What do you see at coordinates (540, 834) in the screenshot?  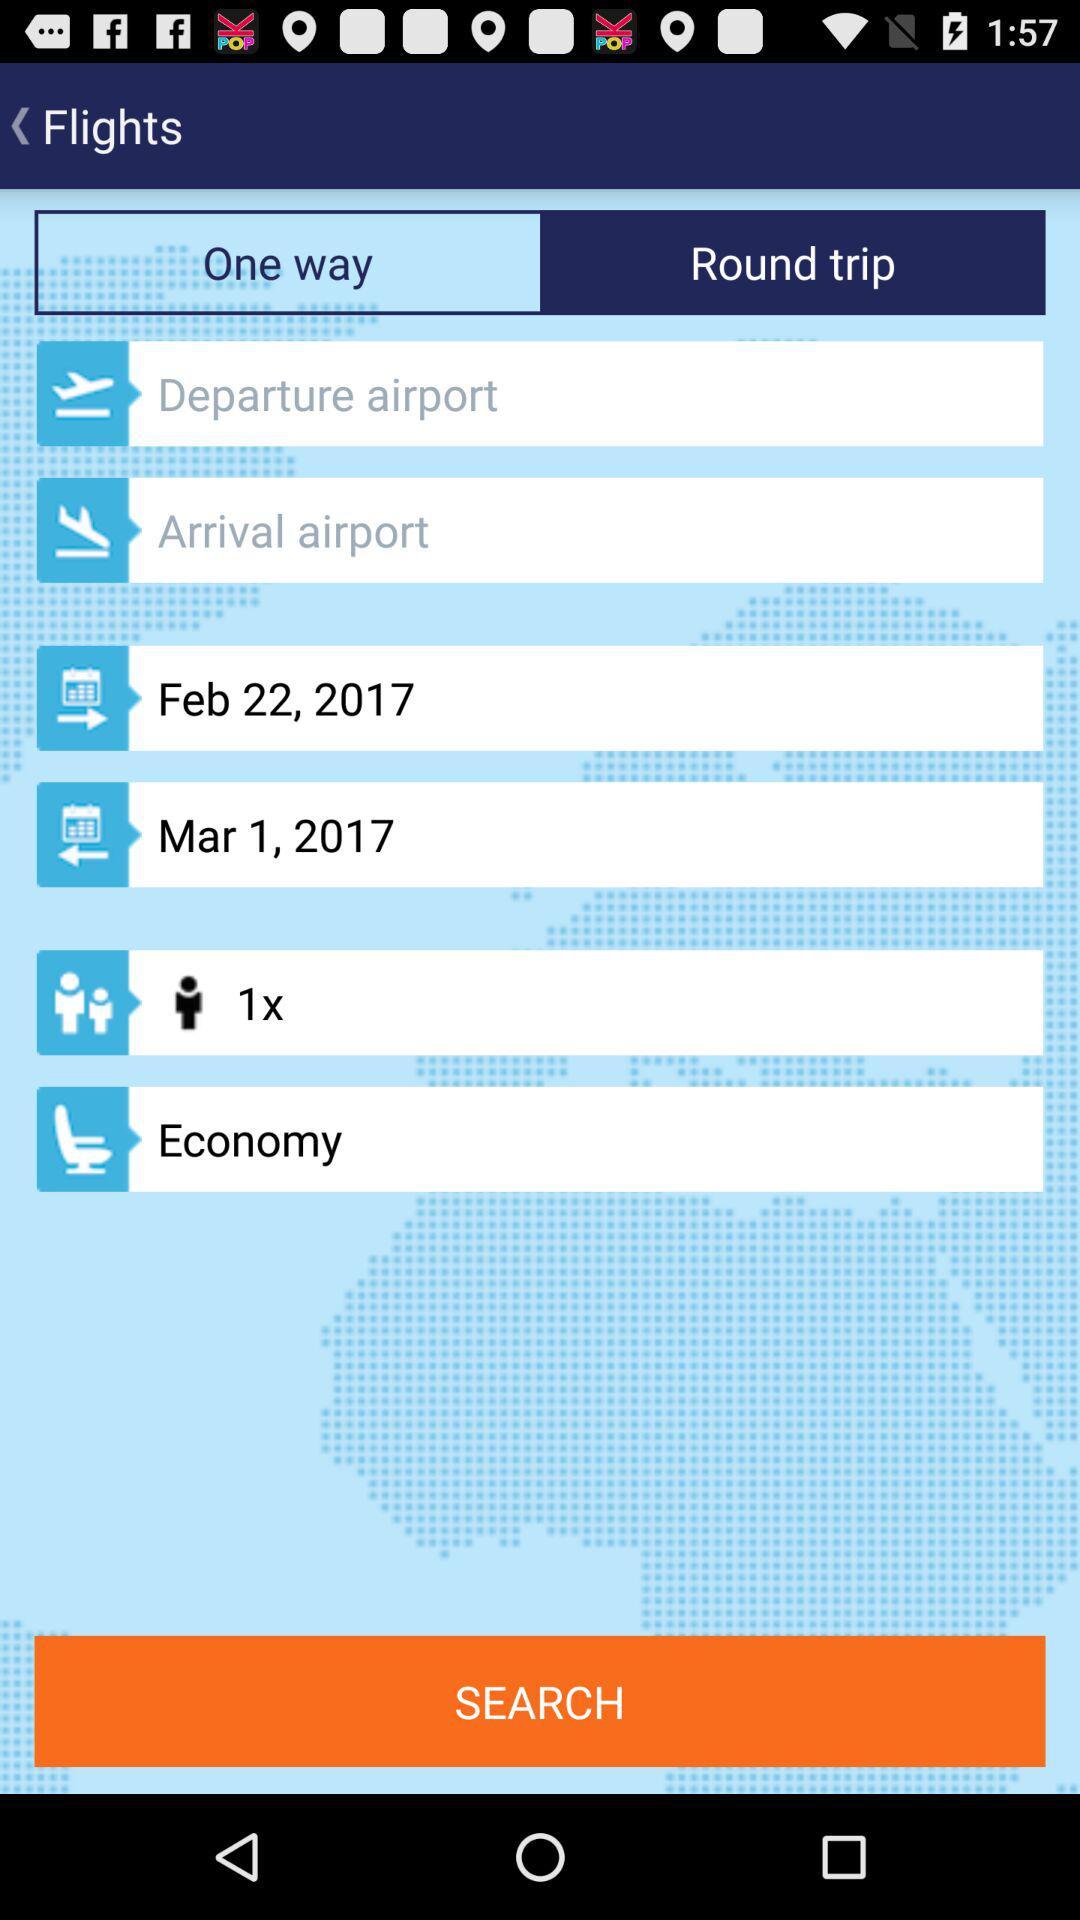 I see `icon below feb 22 2017` at bounding box center [540, 834].